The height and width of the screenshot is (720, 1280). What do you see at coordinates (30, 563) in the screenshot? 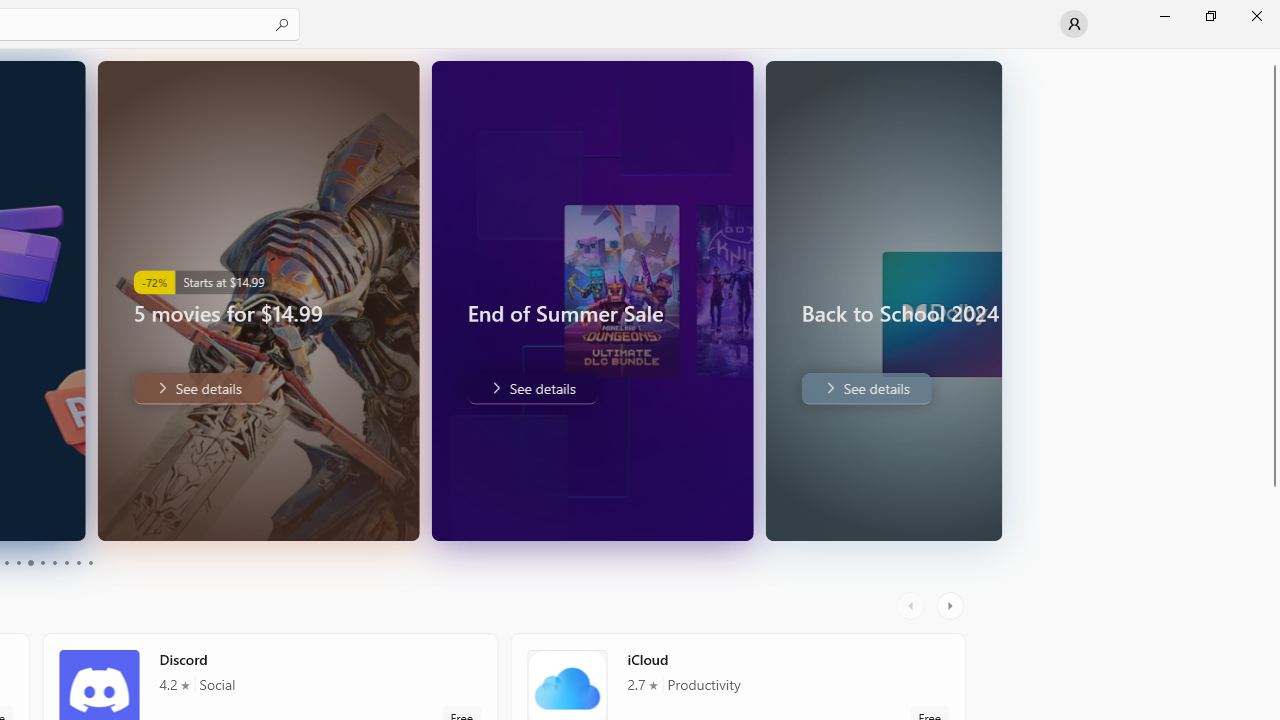
I see `'Page 5'` at bounding box center [30, 563].